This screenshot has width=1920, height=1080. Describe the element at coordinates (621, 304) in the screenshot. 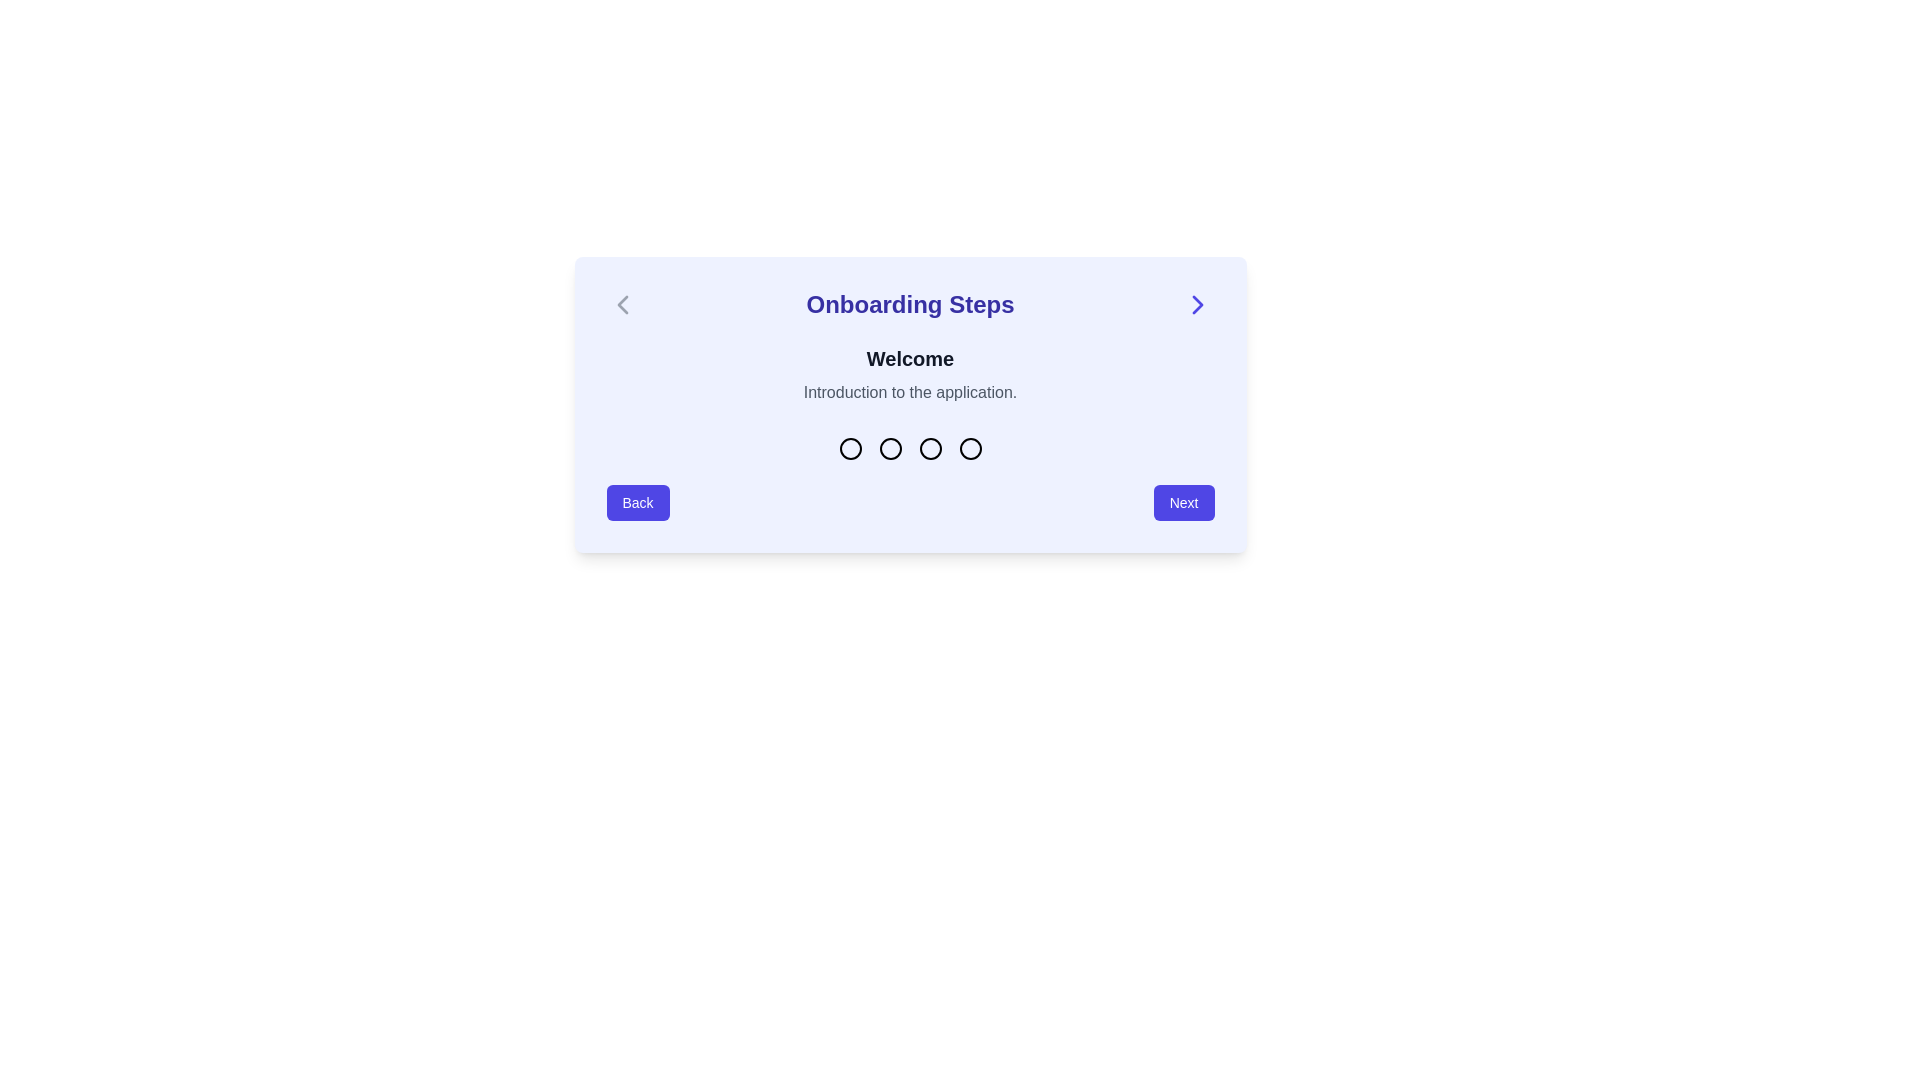

I see `the left-pointing Chevron icon located within the light blue background area` at that location.